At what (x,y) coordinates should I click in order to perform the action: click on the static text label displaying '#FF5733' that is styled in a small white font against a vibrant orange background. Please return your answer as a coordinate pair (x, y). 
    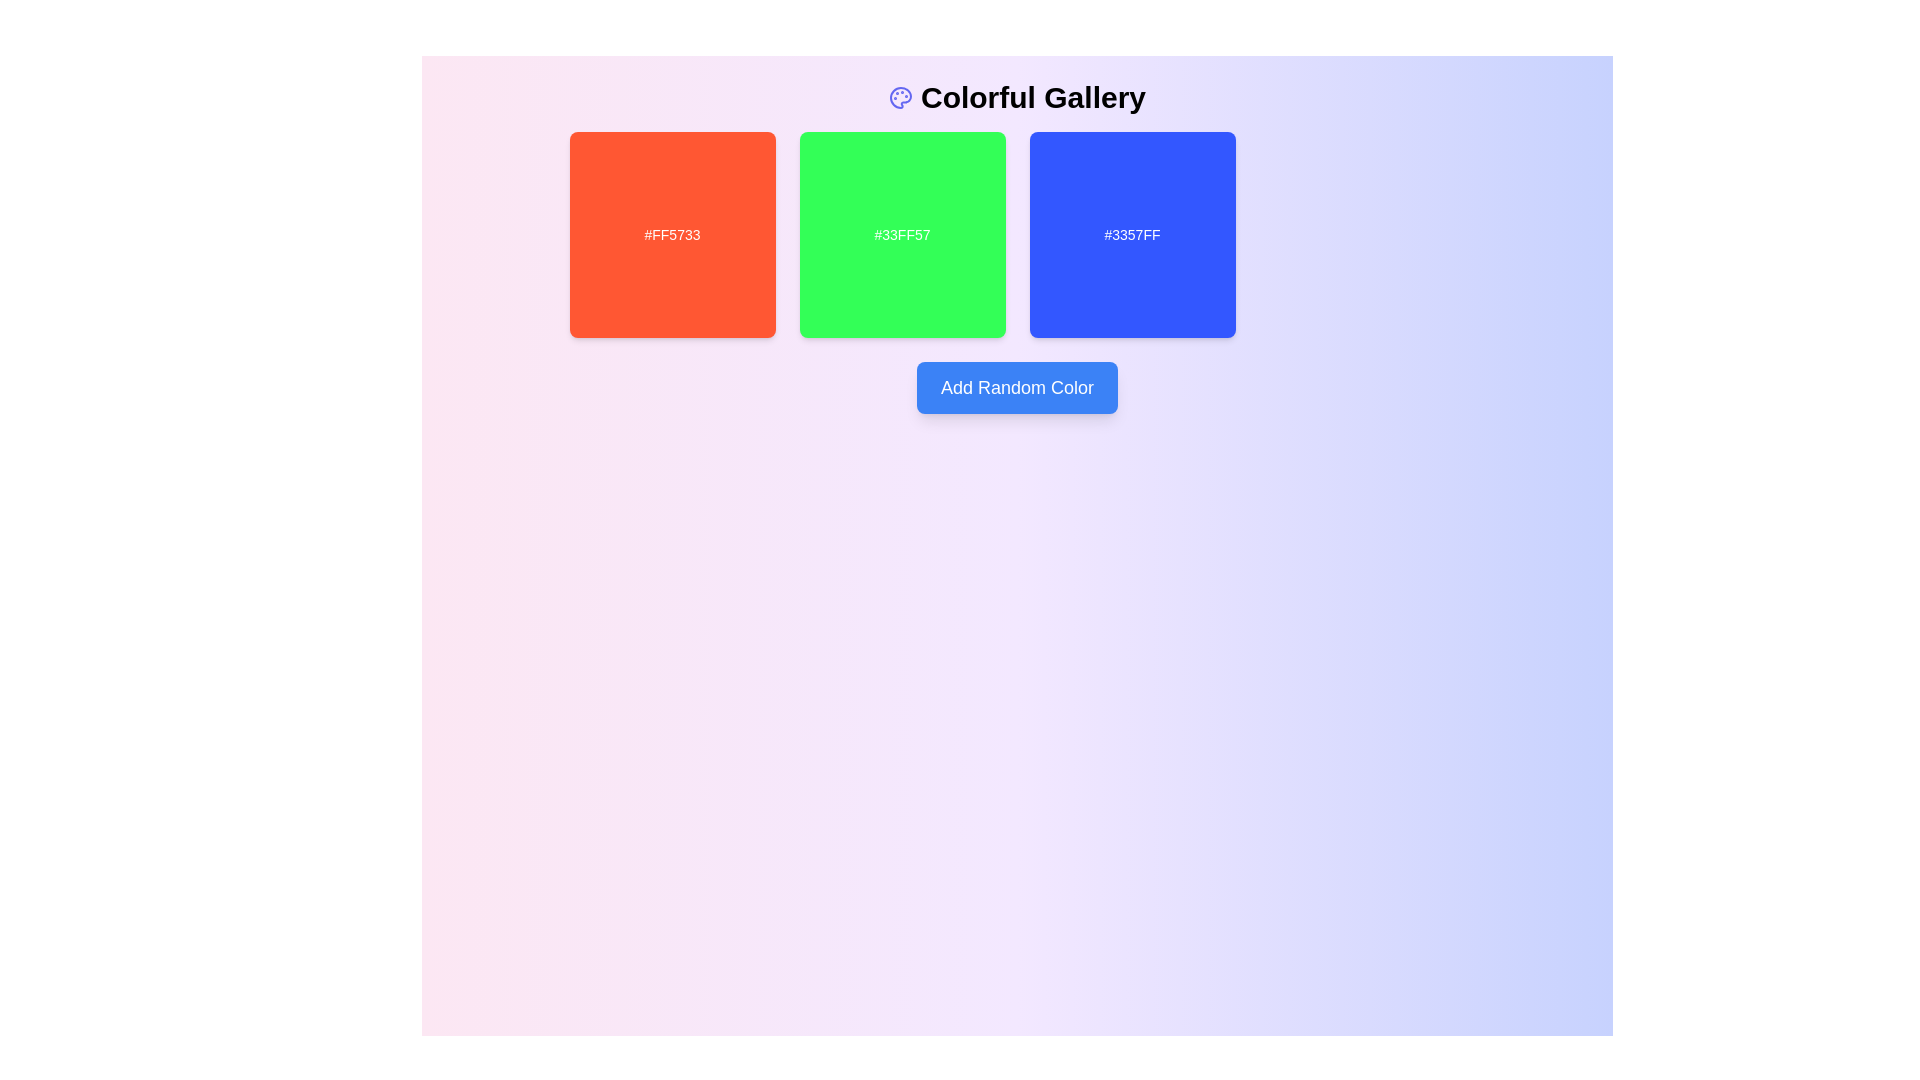
    Looking at the image, I should click on (672, 234).